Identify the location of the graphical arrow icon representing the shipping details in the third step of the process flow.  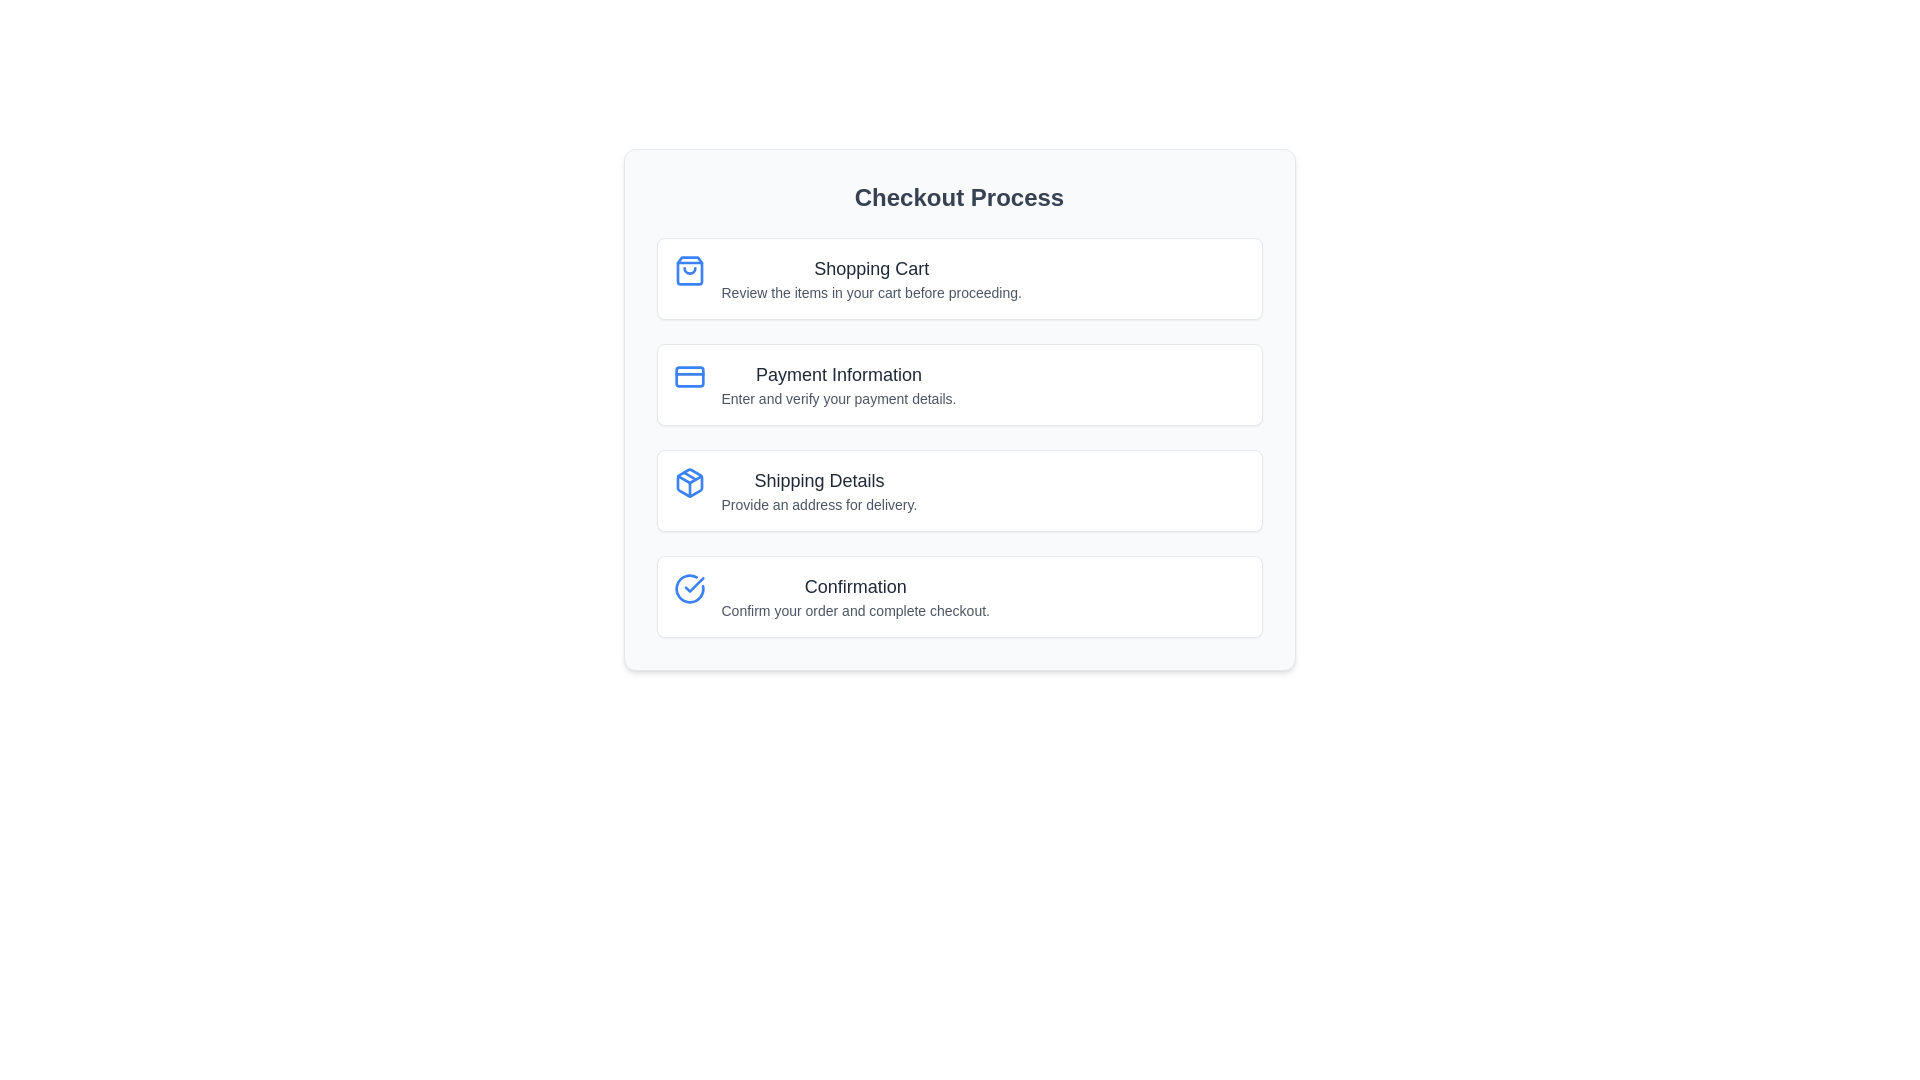
(689, 479).